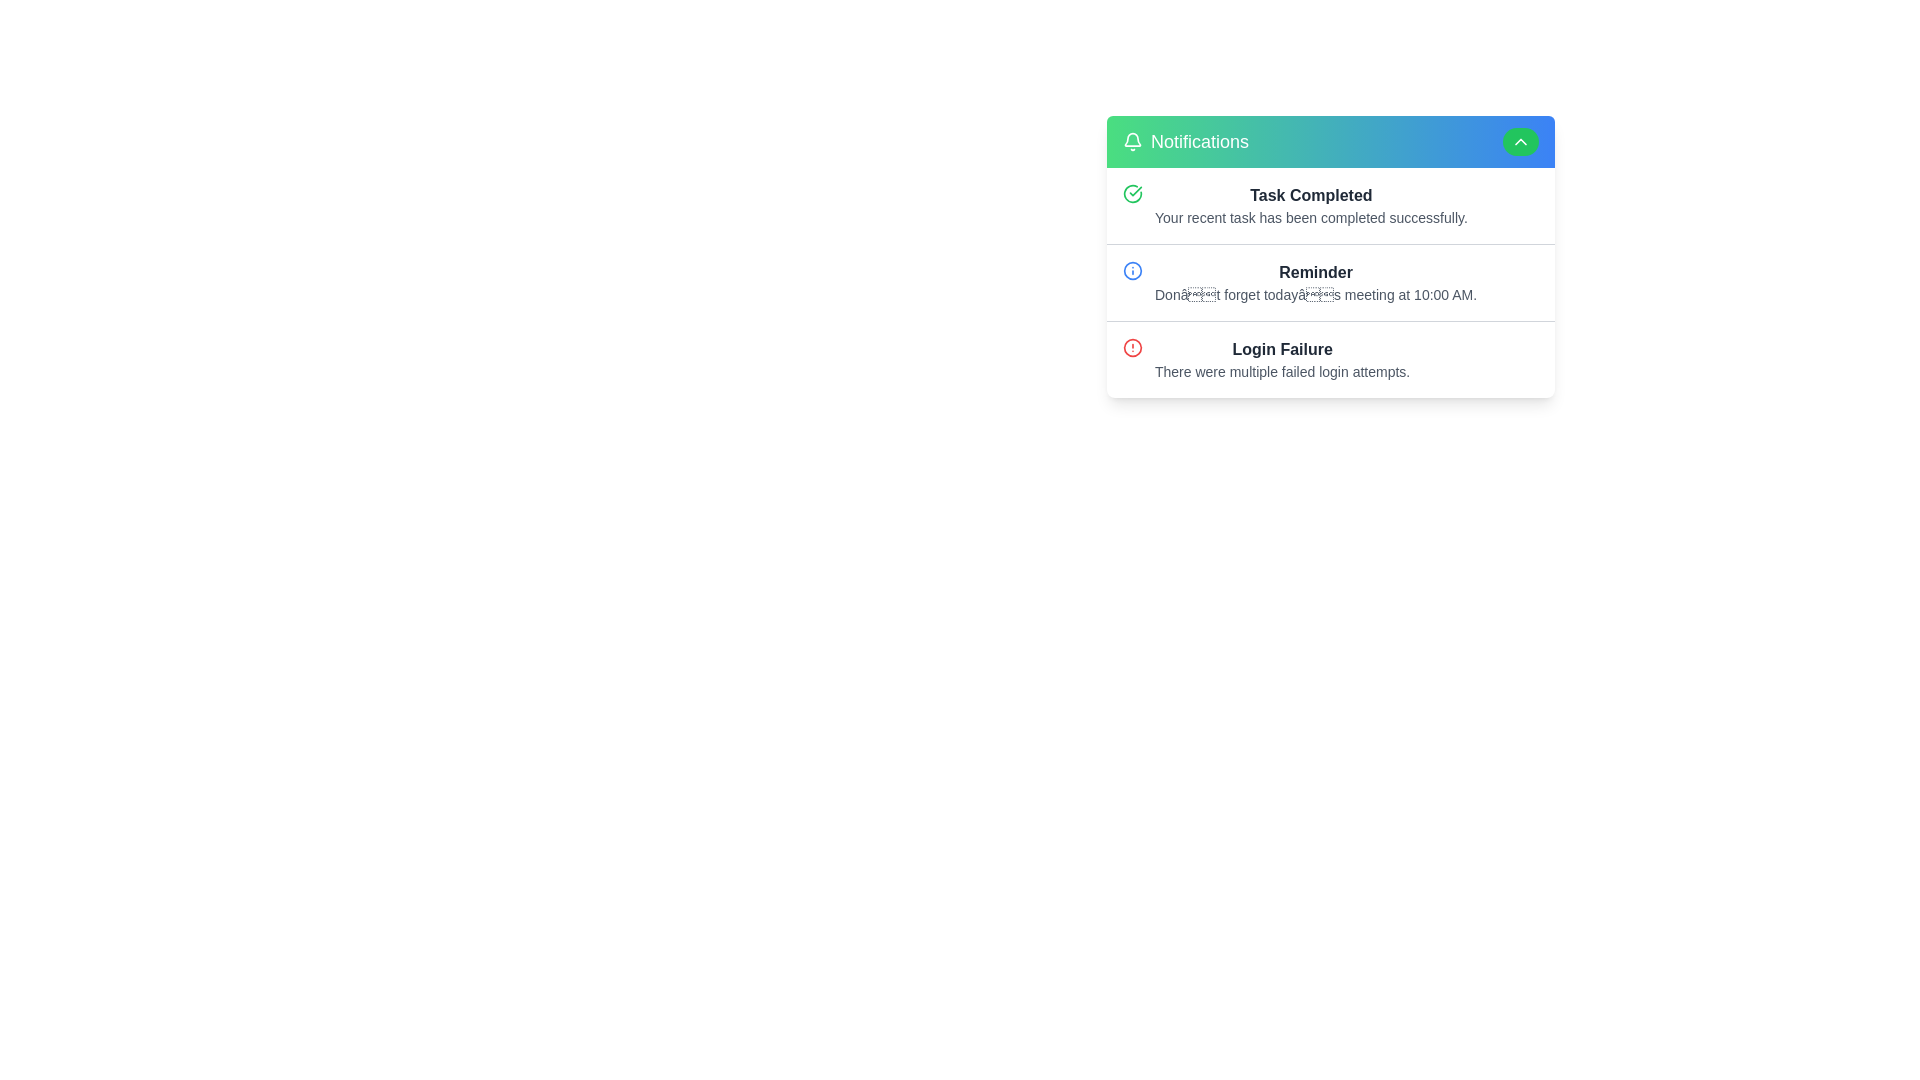 This screenshot has width=1920, height=1080. I want to click on the text with accompanying icon in the notifications panel header for accessibility purposes, so click(1185, 141).